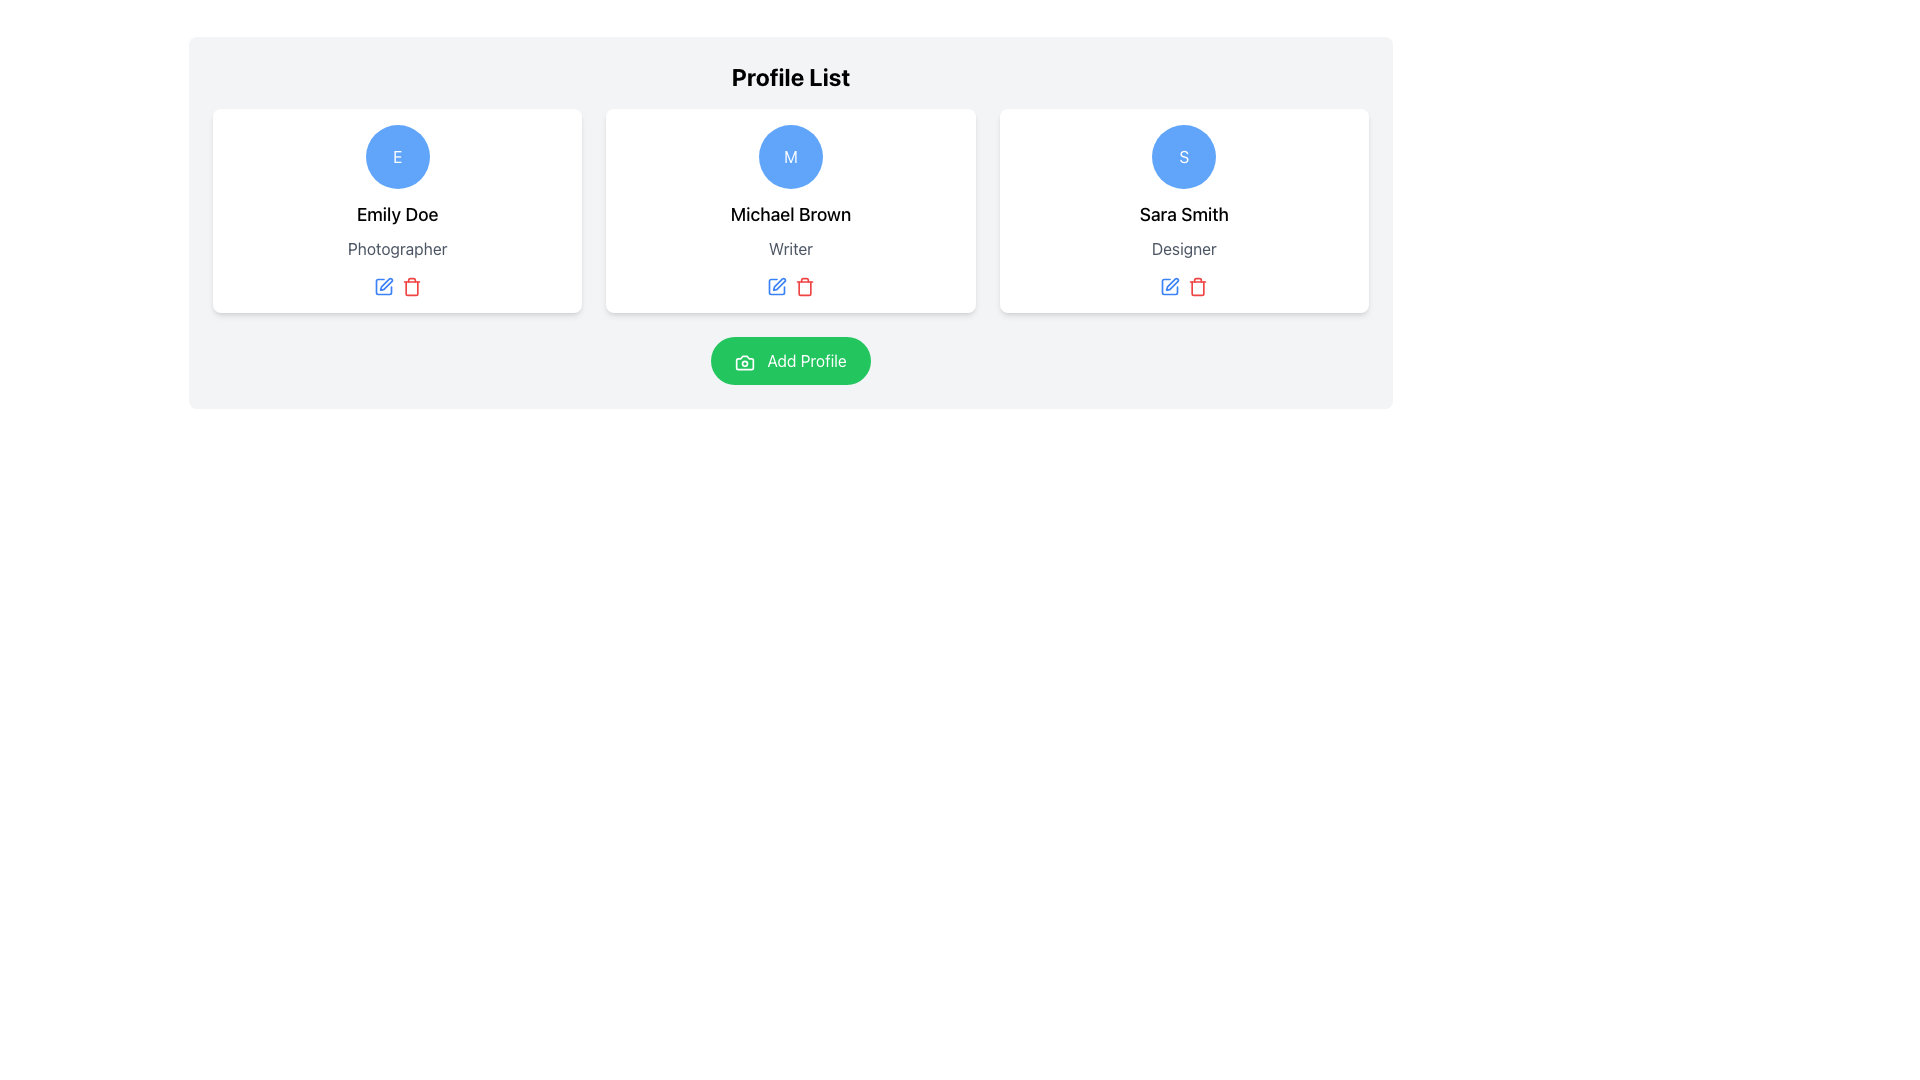 The image size is (1920, 1080). I want to click on the camera icon for adding a profile, which is located to the left of the 'Add Profile' text within the button at the bottom of the profile list section, so click(744, 362).